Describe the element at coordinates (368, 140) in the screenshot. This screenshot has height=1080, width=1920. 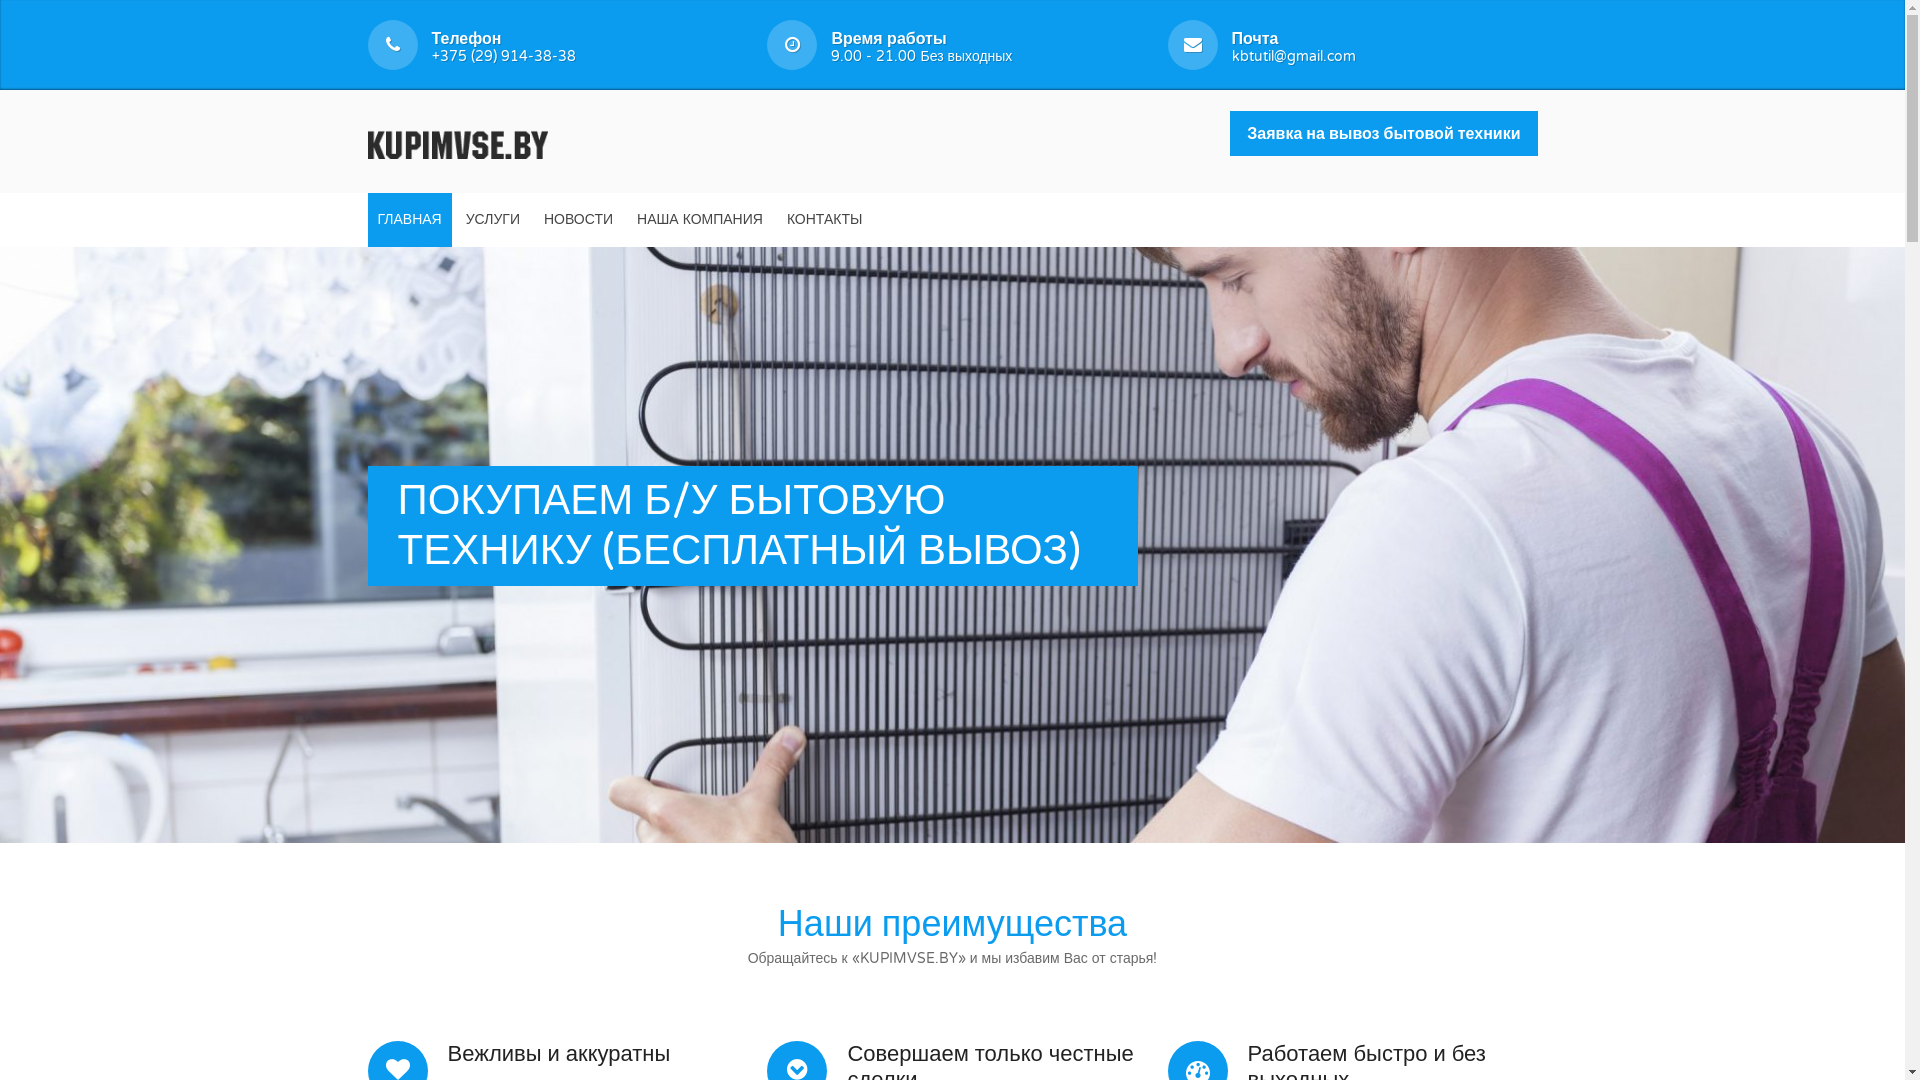
I see `'KUPIMVSE.BY'` at that location.